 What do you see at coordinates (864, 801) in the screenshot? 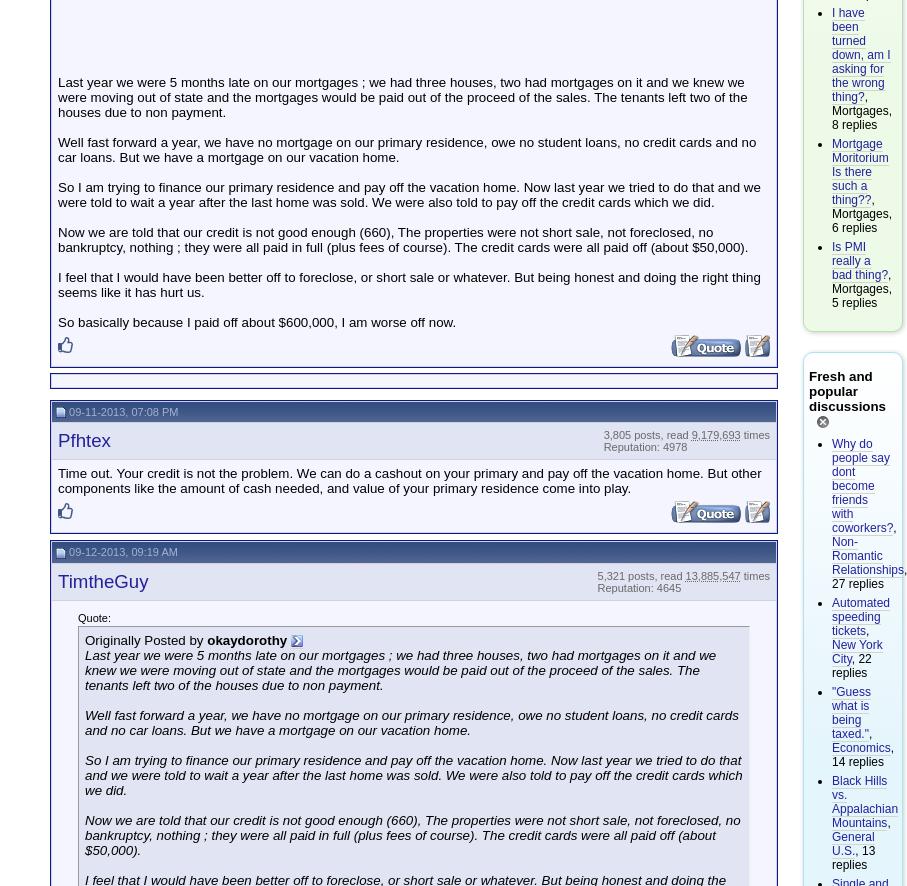
I see `'Black Hills vs. Appalachian Mountains'` at bounding box center [864, 801].